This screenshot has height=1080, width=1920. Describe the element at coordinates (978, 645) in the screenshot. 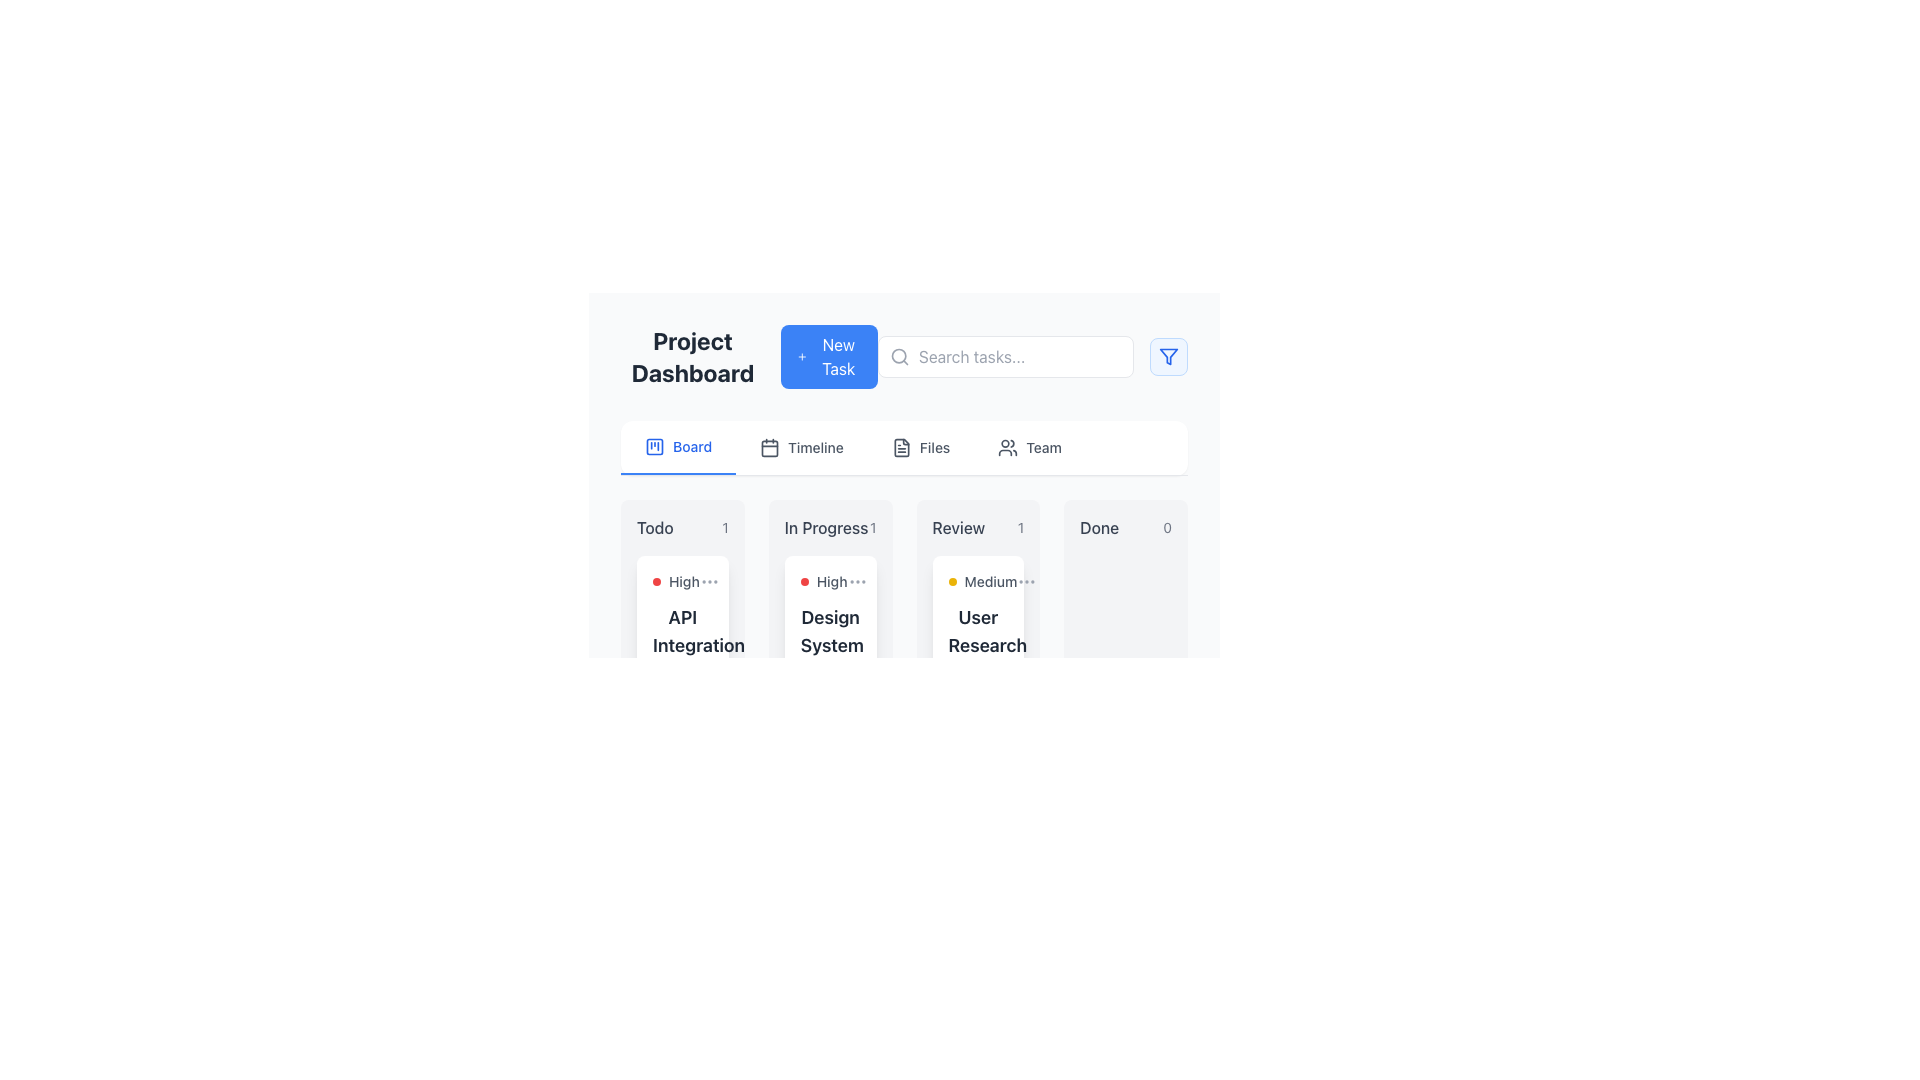

I see `the 'User Research Analysis' label which is prominently displayed in bold, large font within the Review column of the project dashboard` at that location.